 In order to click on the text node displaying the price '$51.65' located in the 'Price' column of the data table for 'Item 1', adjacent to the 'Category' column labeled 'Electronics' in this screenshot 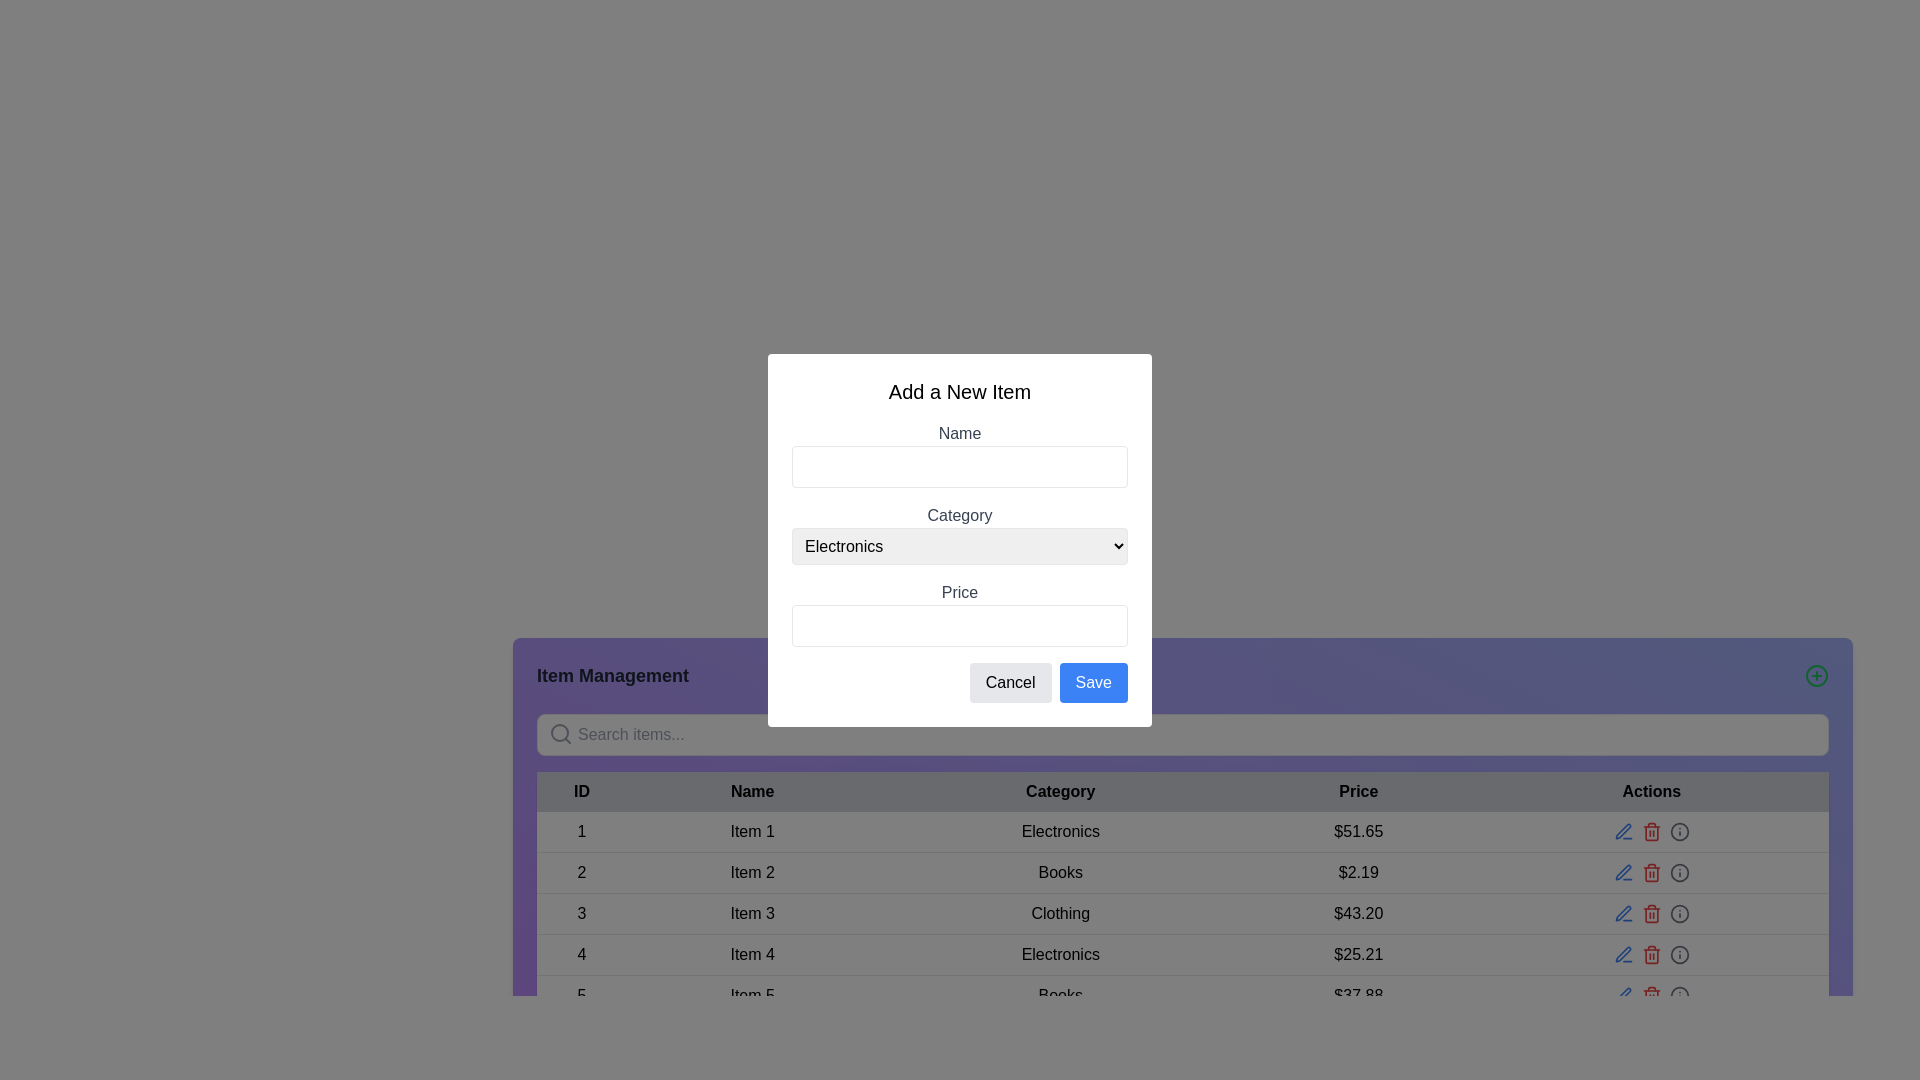, I will do `click(1358, 832)`.